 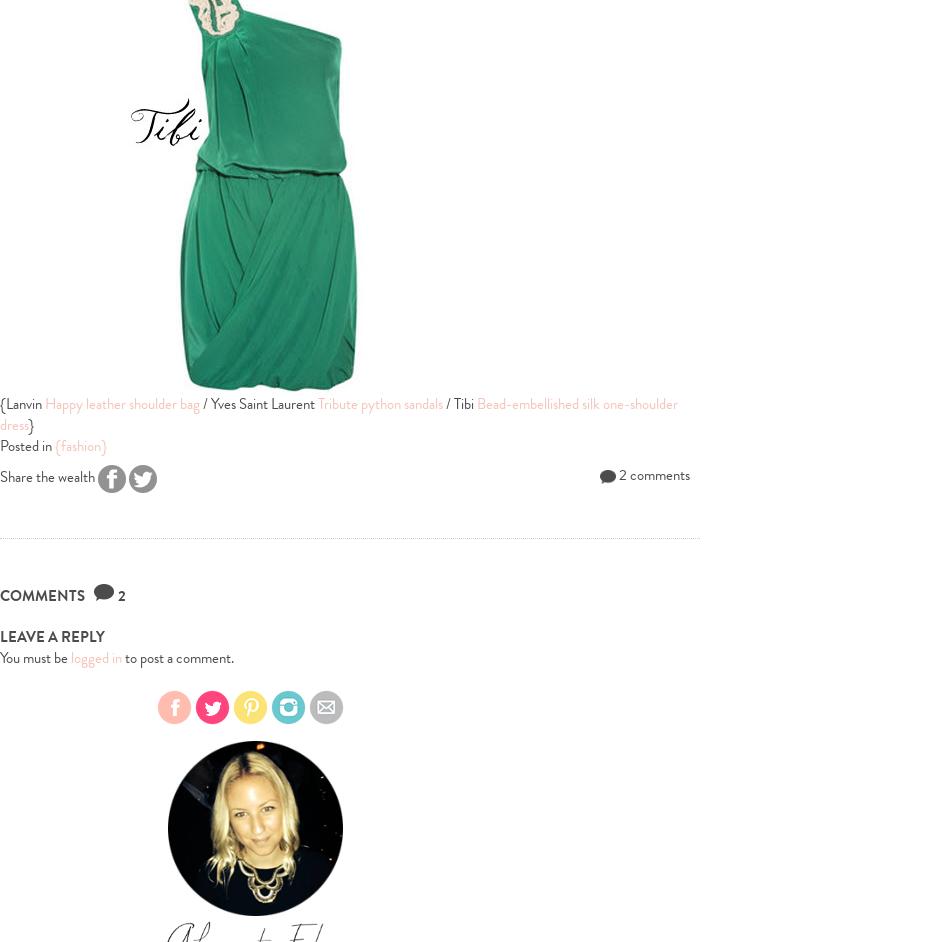 I want to click on 'Share the wealth', so click(x=49, y=477).